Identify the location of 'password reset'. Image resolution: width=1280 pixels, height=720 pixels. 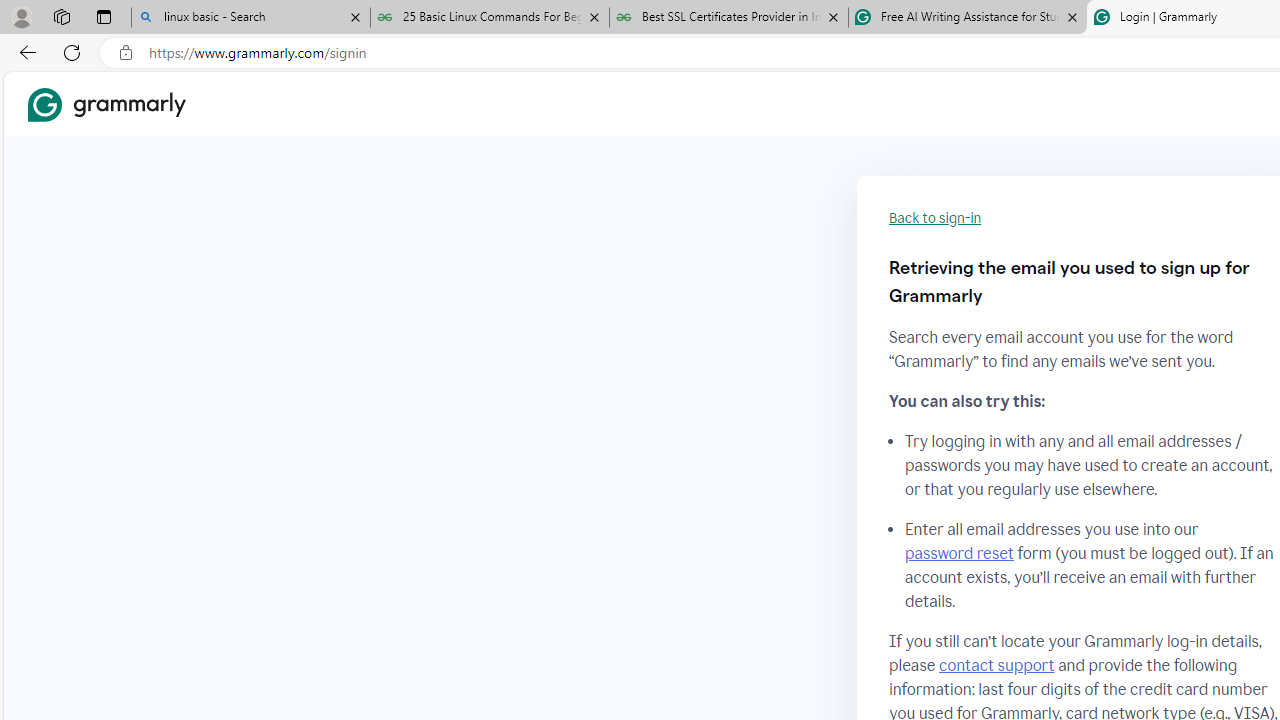
(958, 554).